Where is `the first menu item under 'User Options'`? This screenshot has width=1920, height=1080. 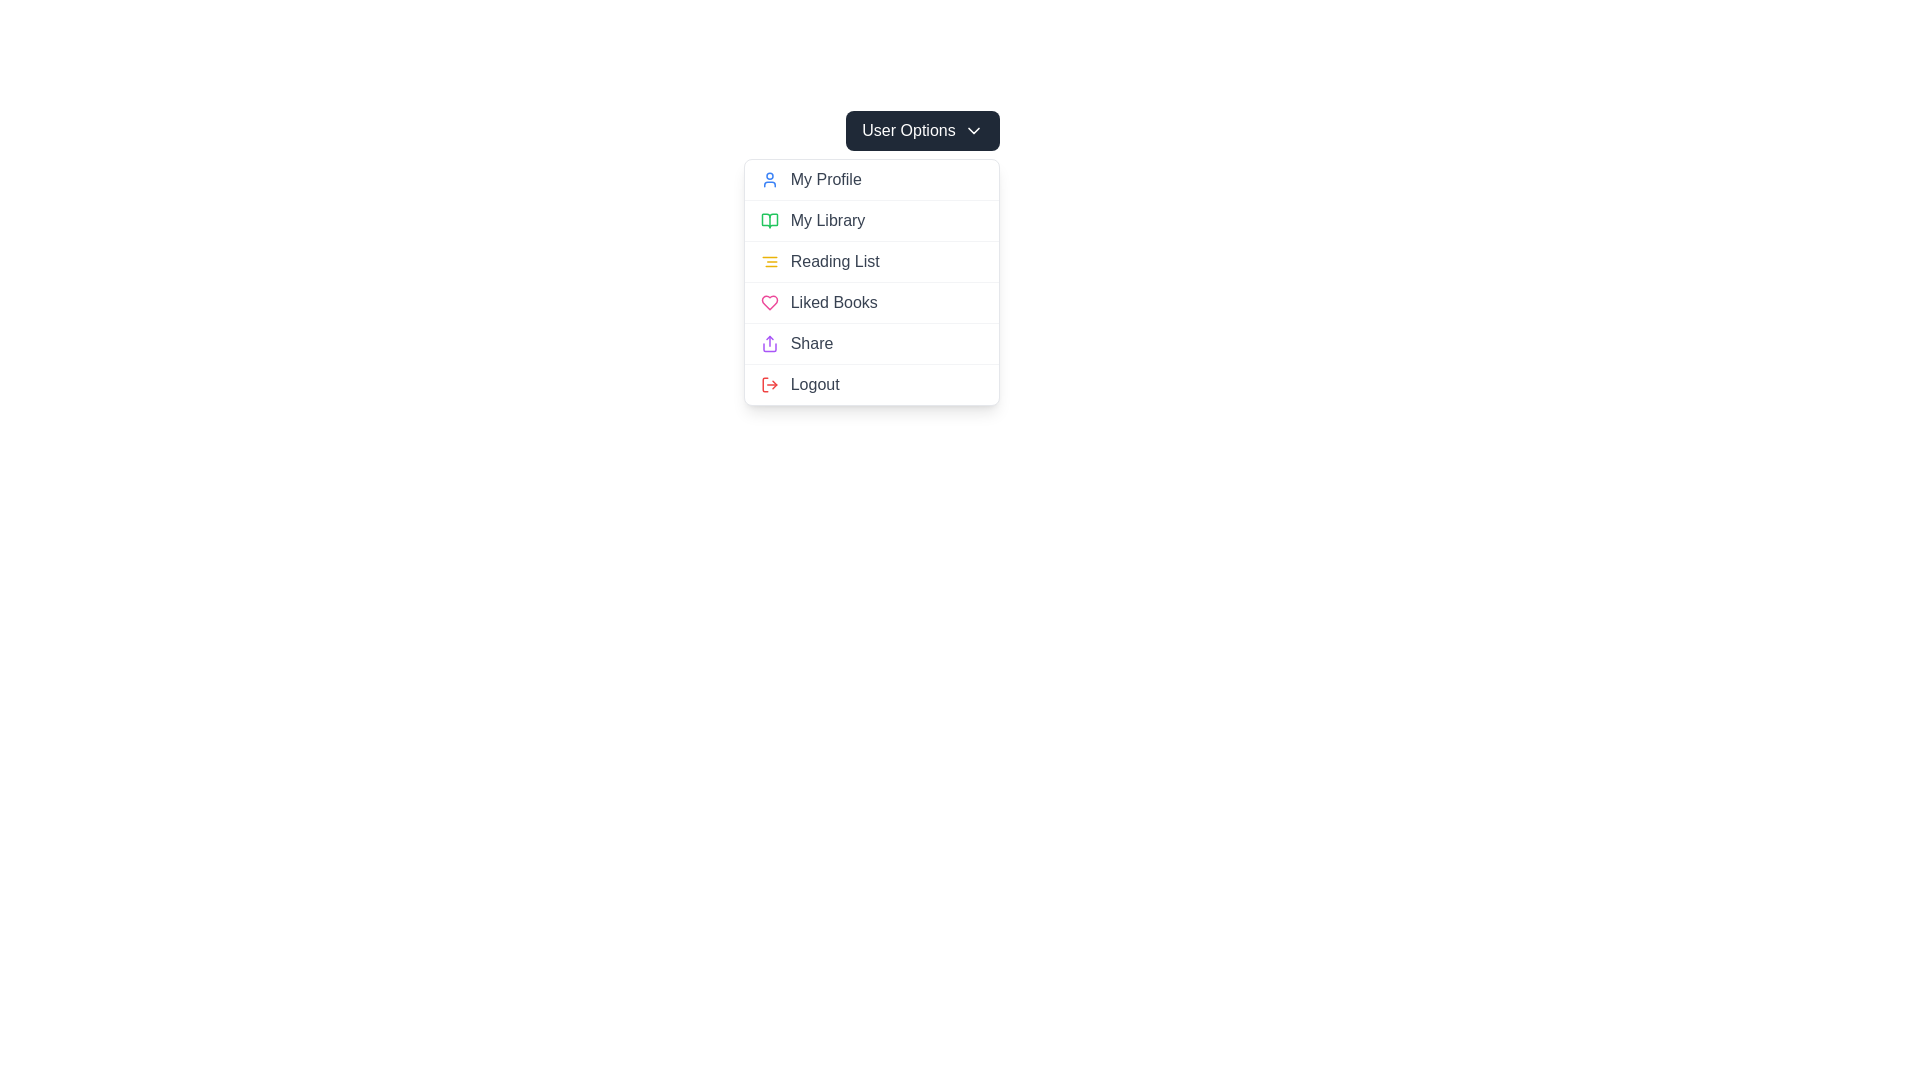
the first menu item under 'User Options' is located at coordinates (871, 180).